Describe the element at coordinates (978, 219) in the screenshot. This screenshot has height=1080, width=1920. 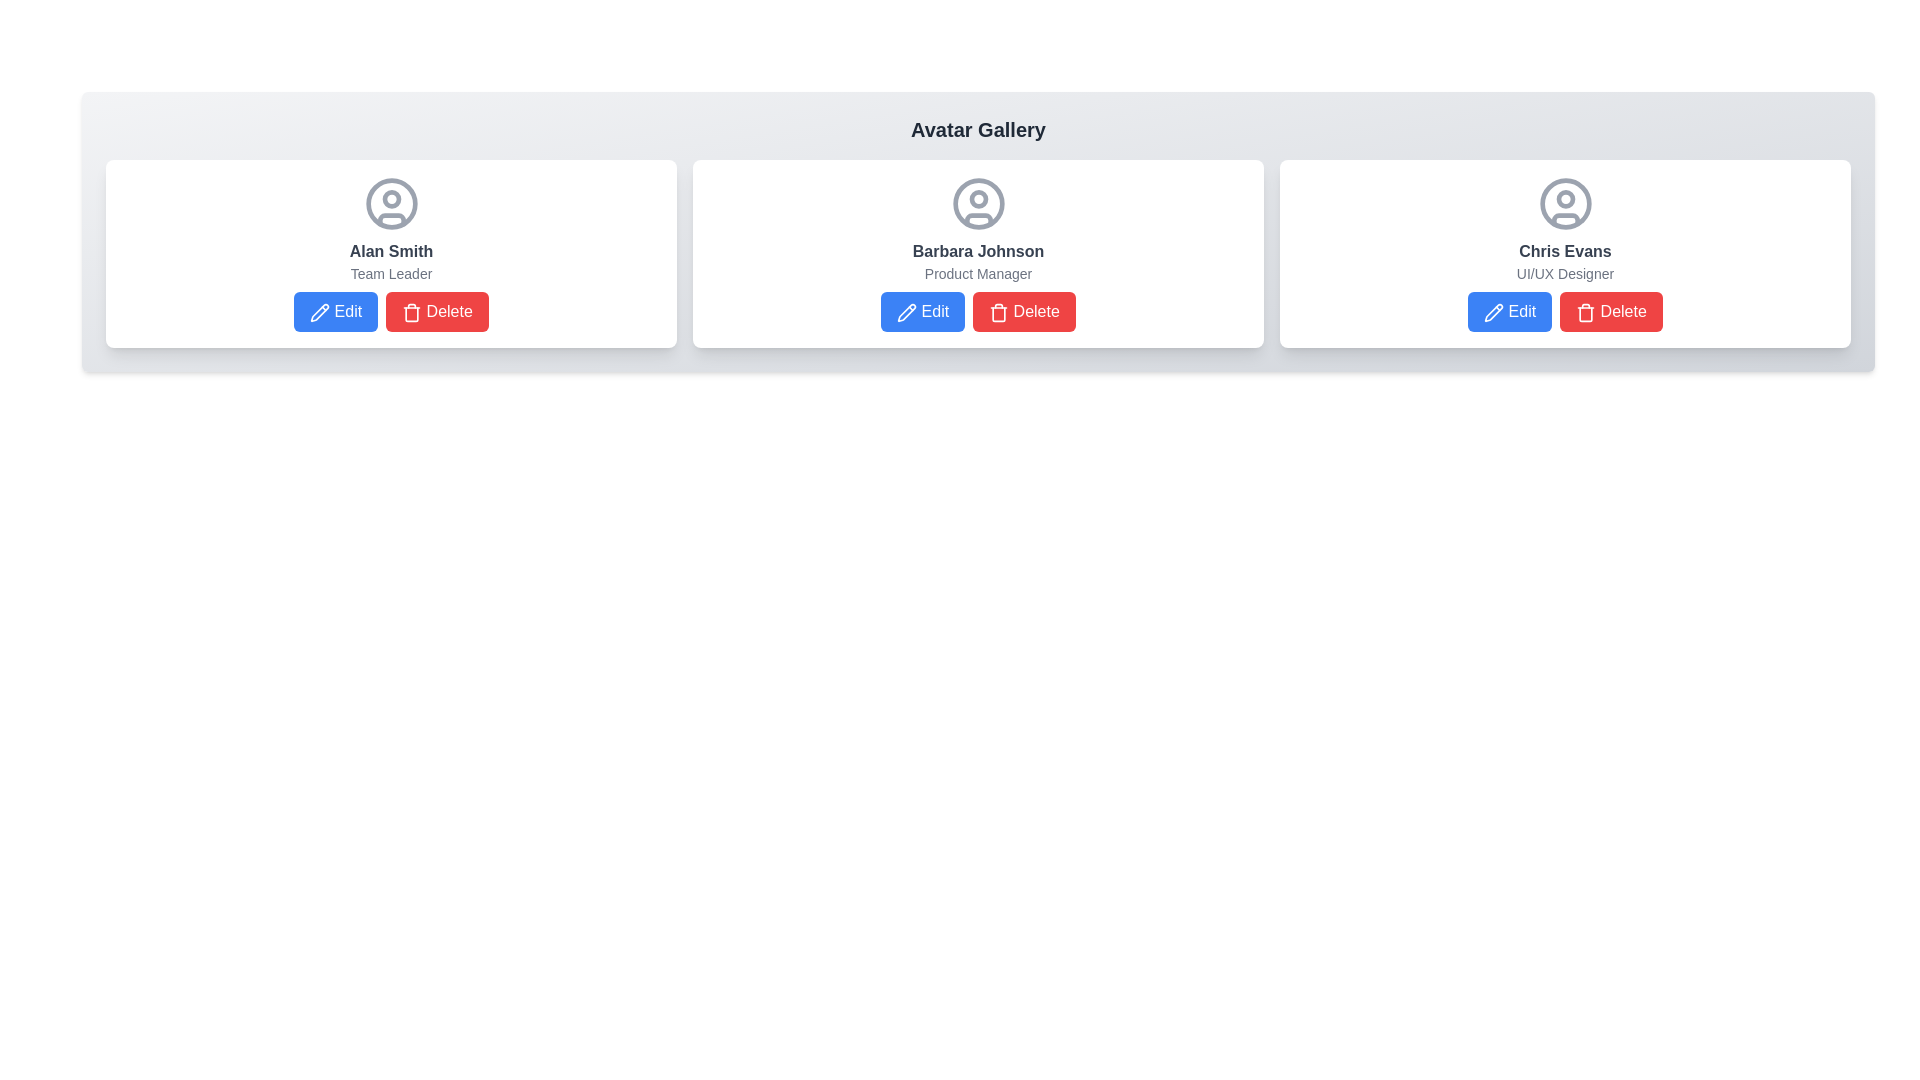
I see `the curved line of the user profile icon located in the central panel of the Avatar Gallery interface, which is part of the middle circular avatar icon` at that location.